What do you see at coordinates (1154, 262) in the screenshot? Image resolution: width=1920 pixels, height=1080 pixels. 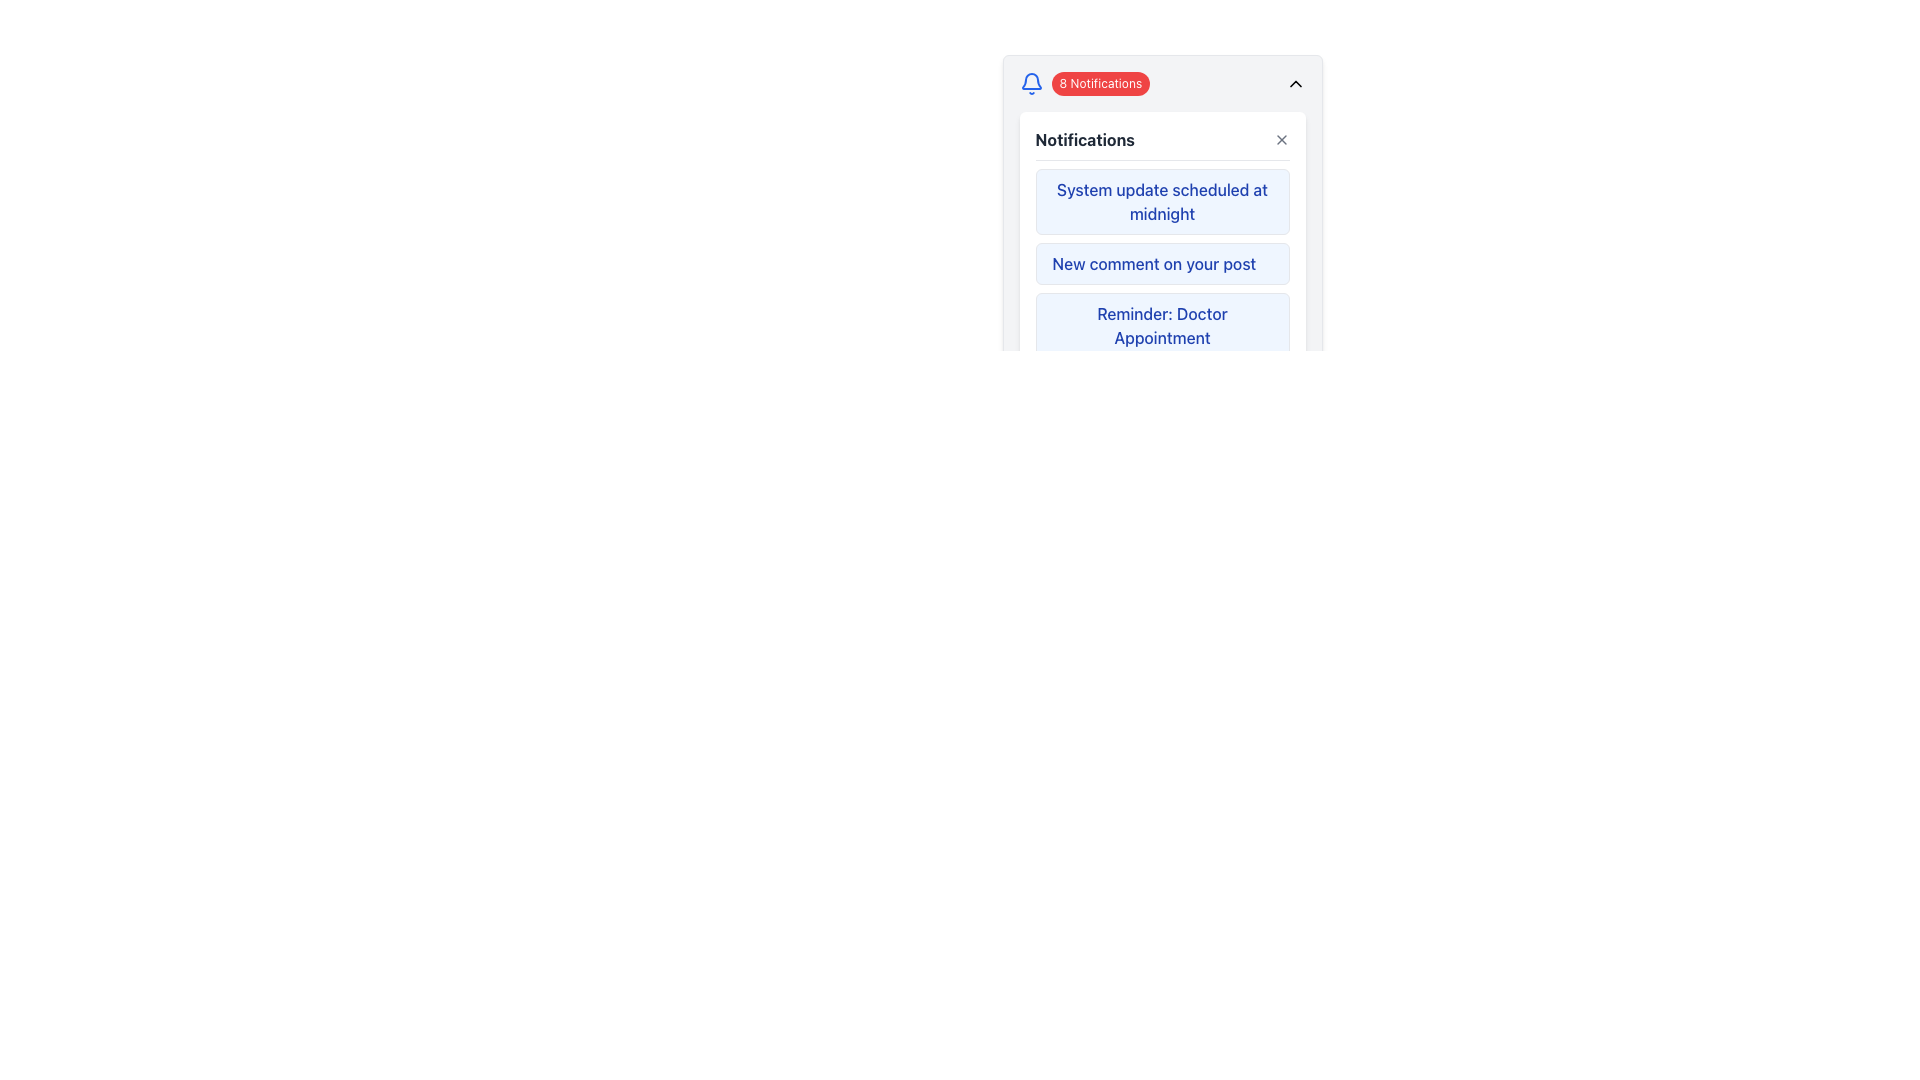 I see `the text segment displaying 'New comment on your post', which is styled in blue and bold within a light blue notification panel` at bounding box center [1154, 262].